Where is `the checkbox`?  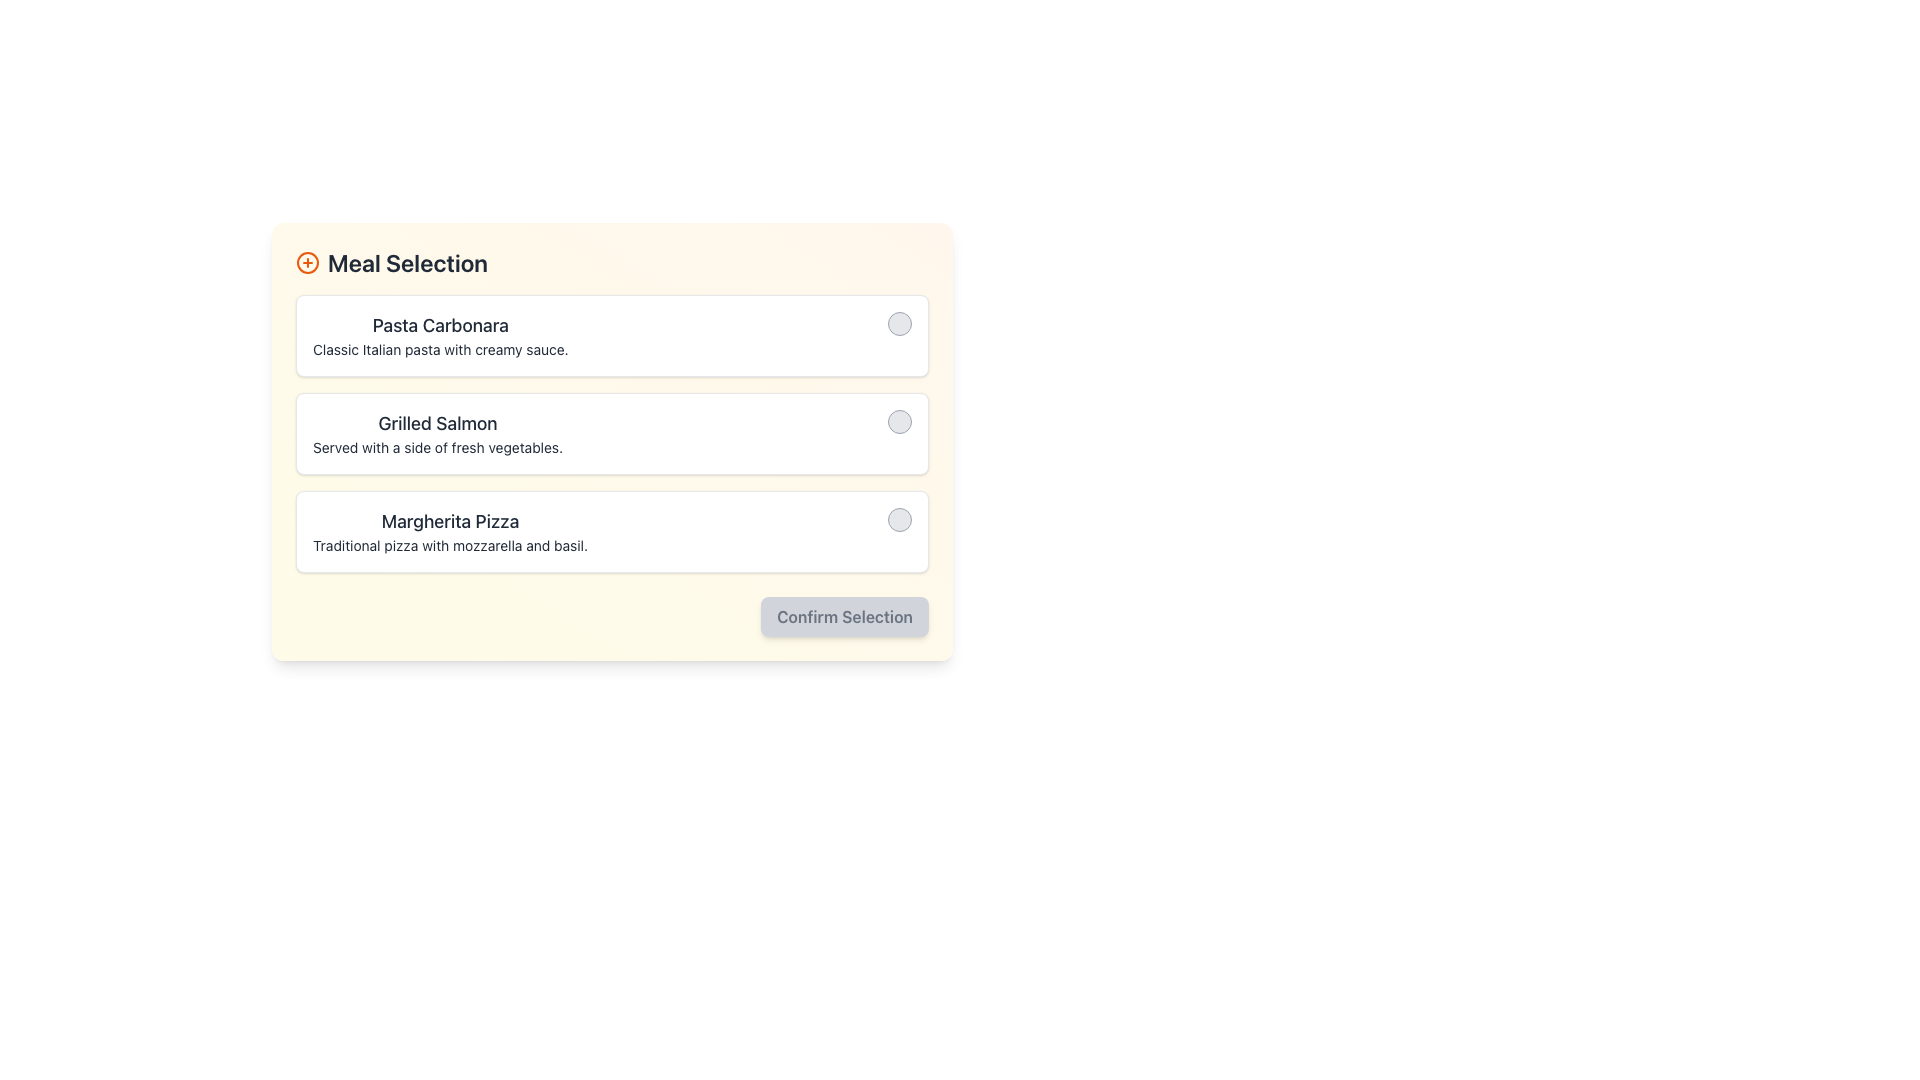
the checkbox is located at coordinates (899, 519).